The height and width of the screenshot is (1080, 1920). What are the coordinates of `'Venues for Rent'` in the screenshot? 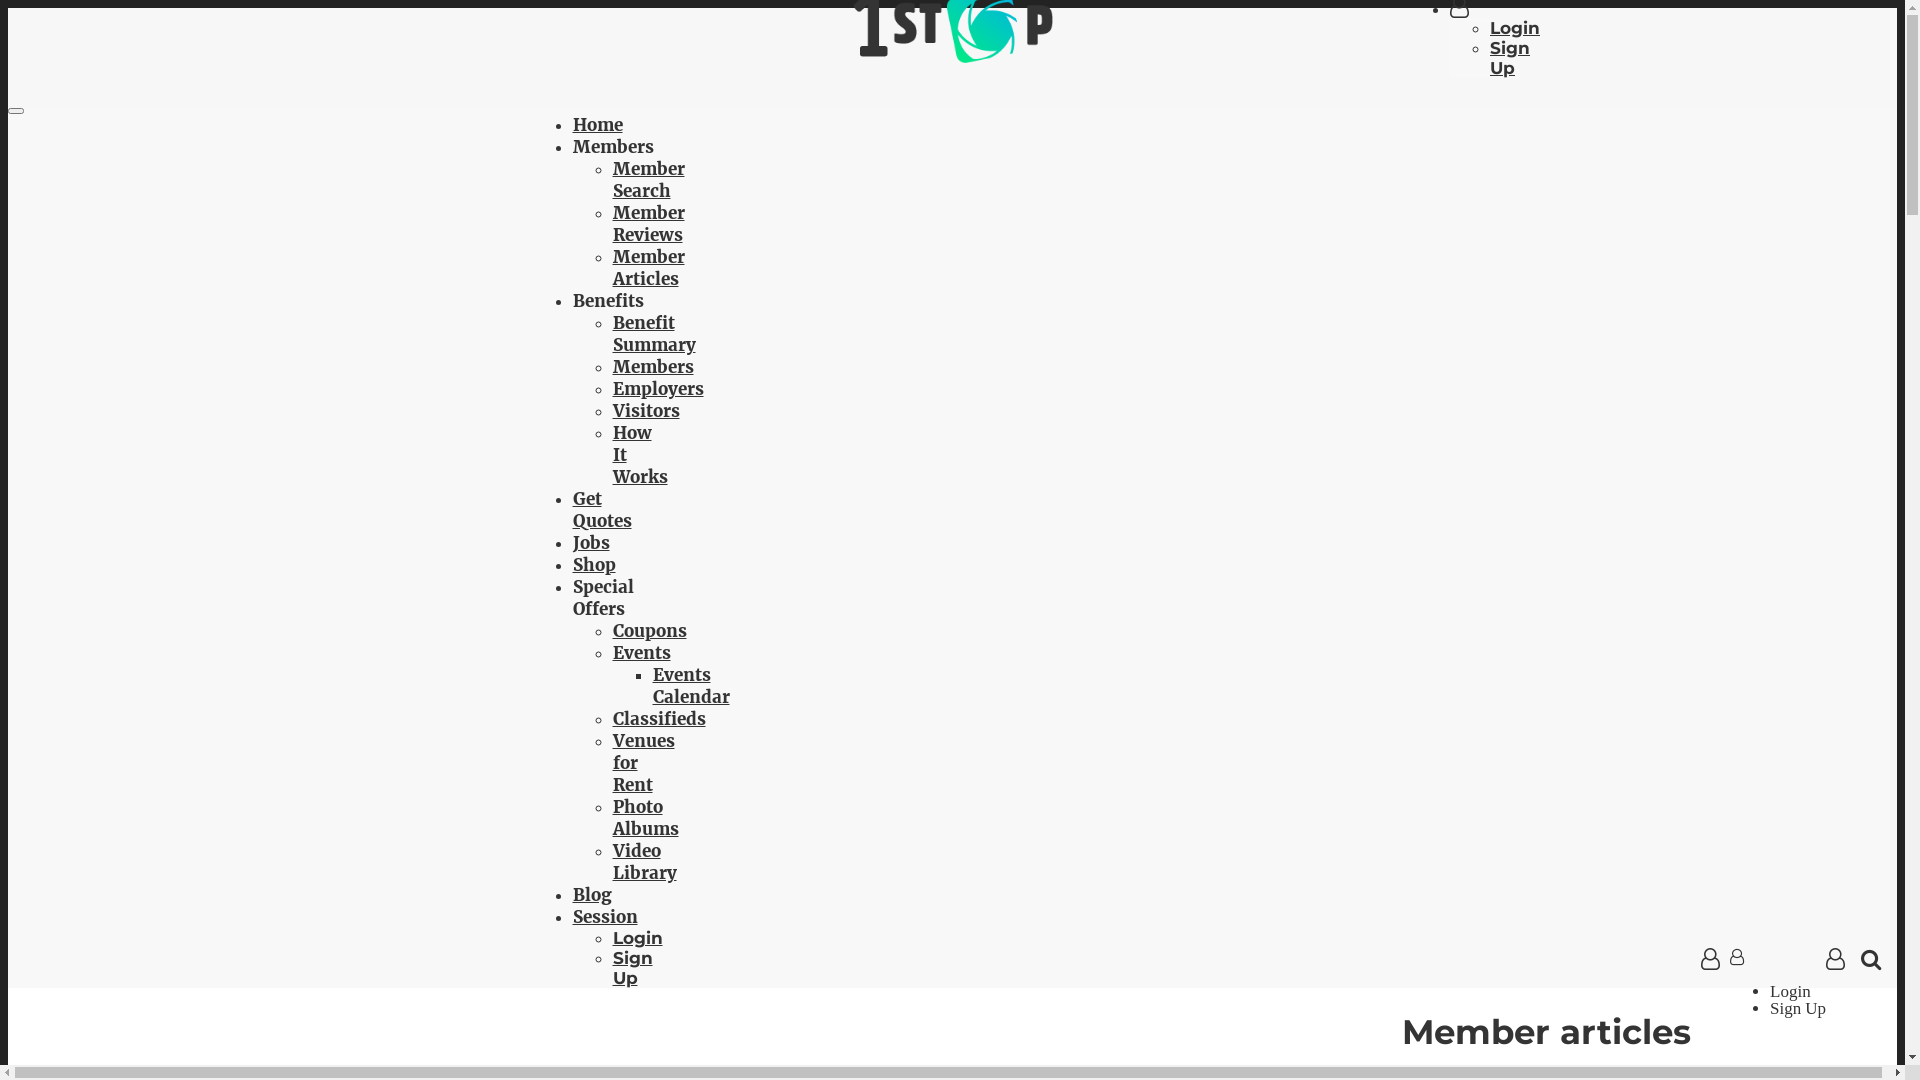 It's located at (610, 763).